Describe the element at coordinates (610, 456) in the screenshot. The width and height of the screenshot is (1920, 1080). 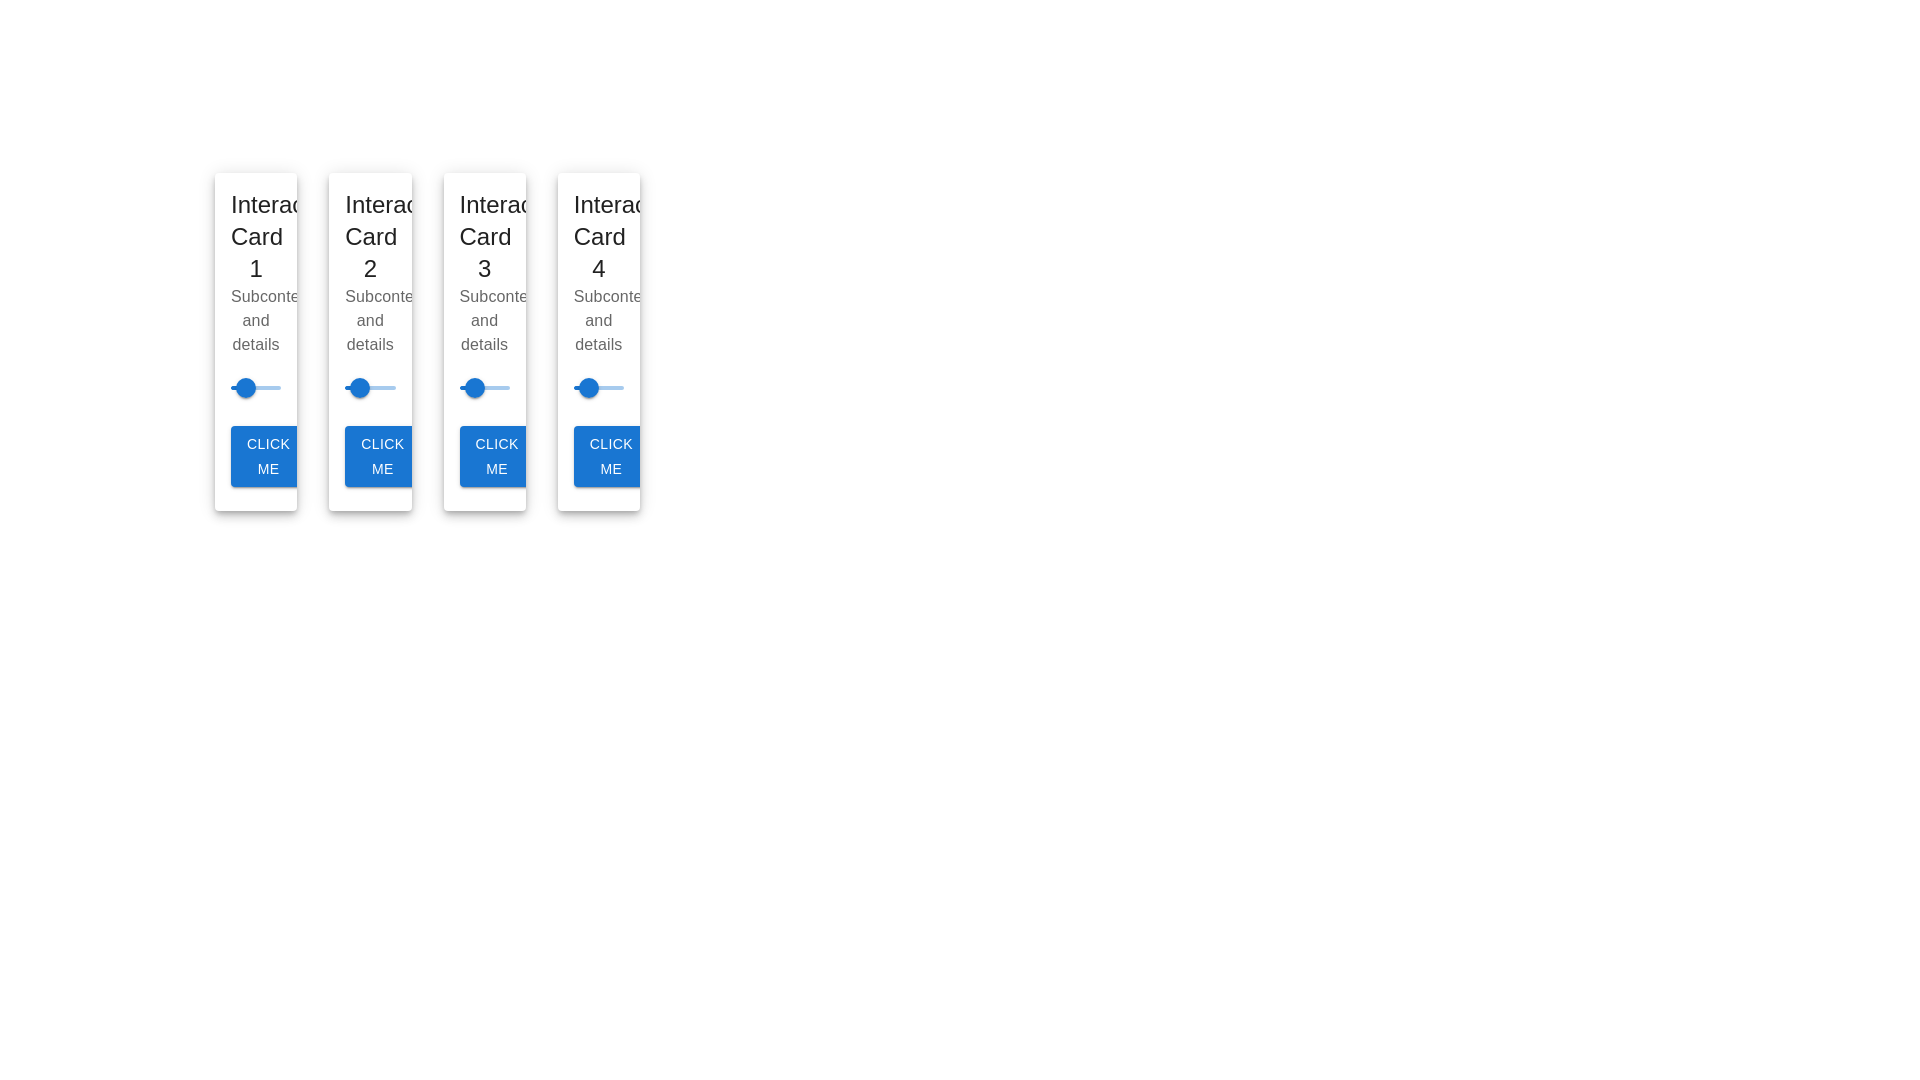
I see `the interactive button located at the bottom of the fourth card from the left` at that location.